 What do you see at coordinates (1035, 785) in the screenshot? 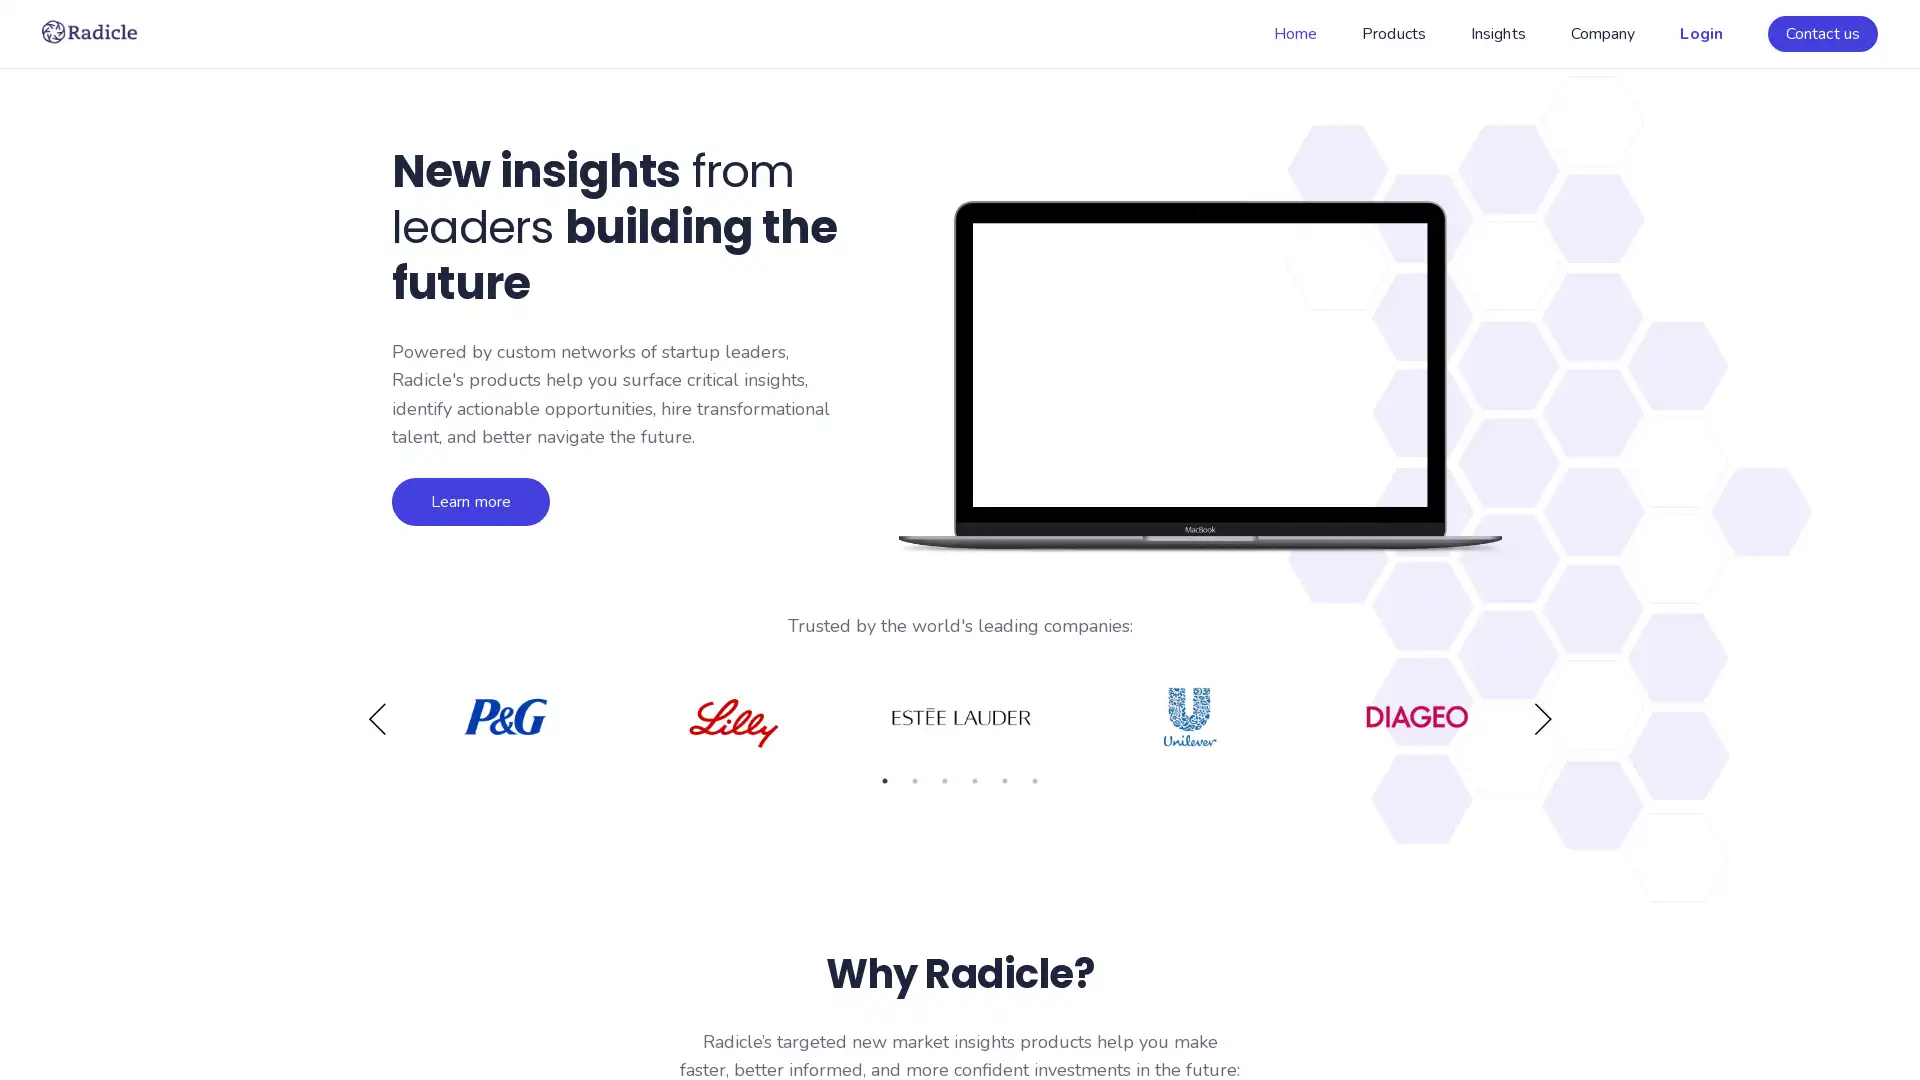
I see `6` at bounding box center [1035, 785].